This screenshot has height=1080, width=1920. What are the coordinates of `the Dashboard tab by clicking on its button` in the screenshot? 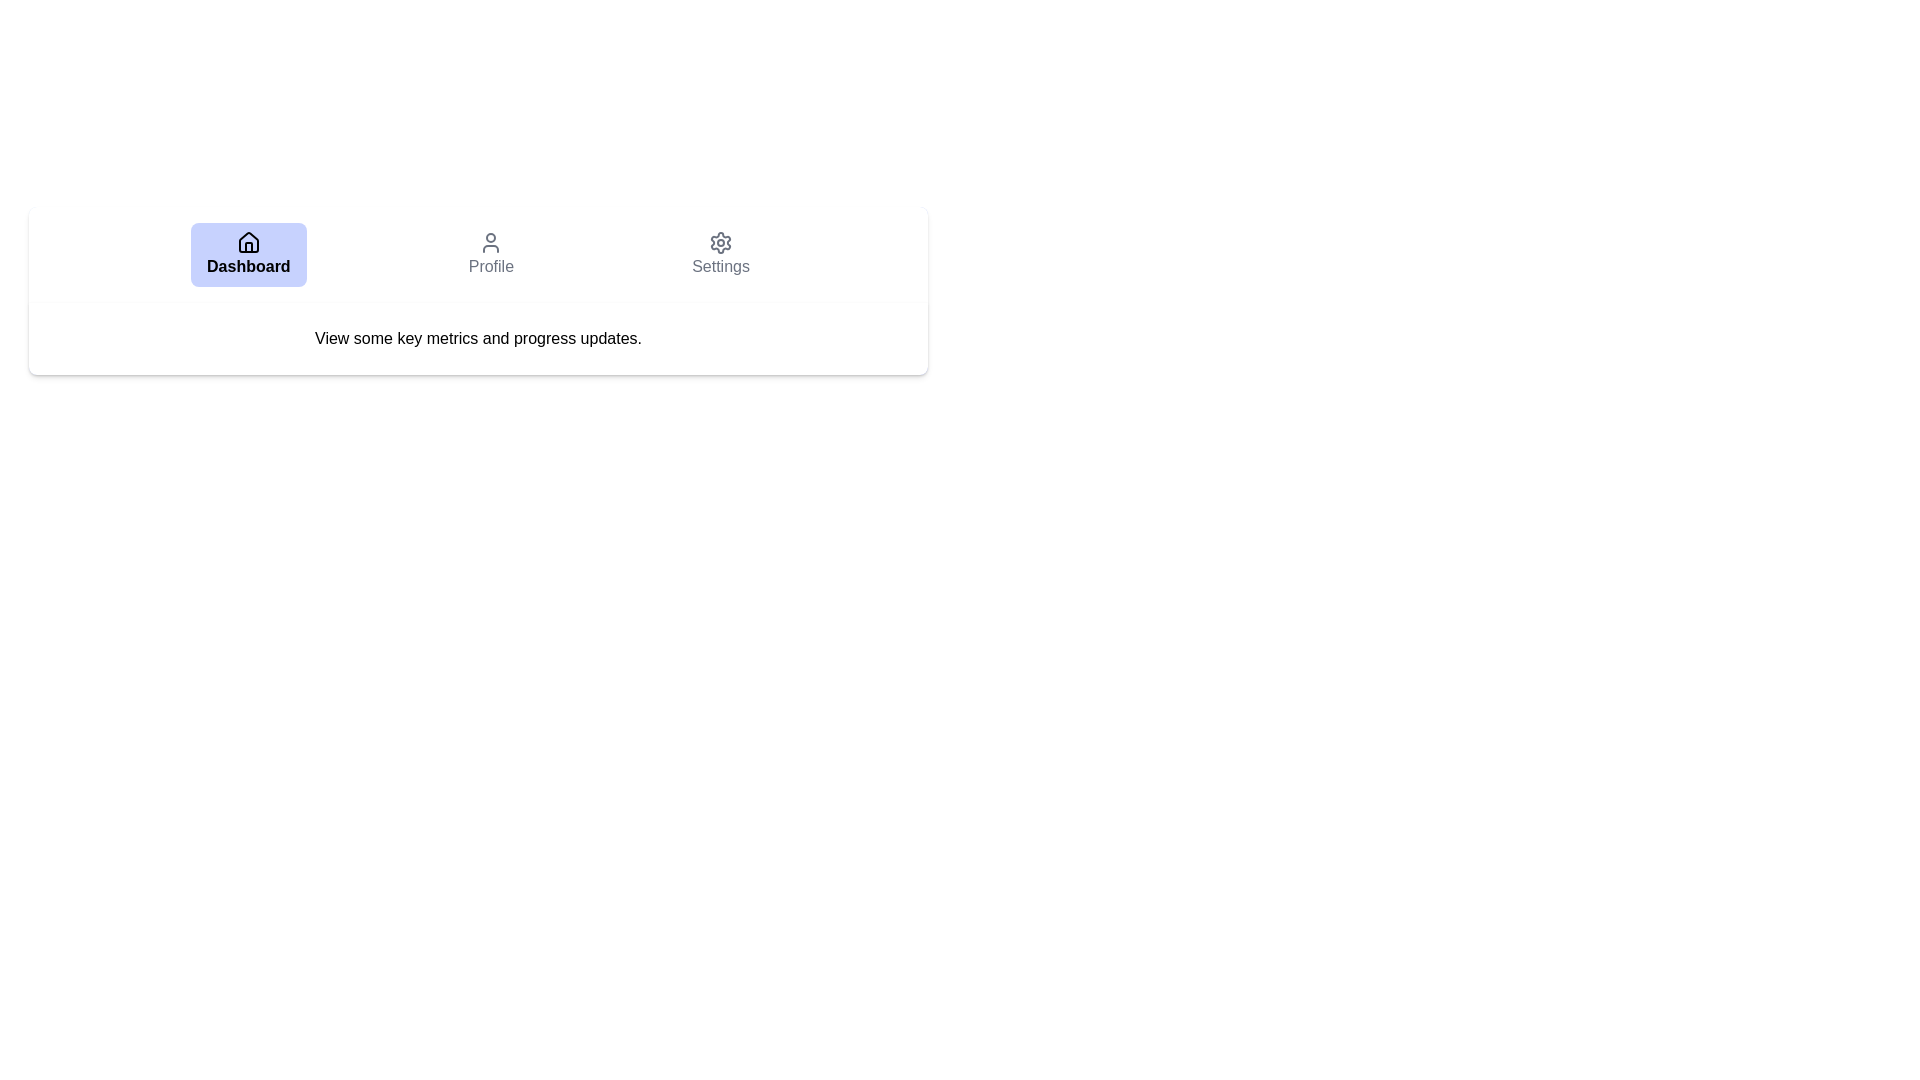 It's located at (247, 253).